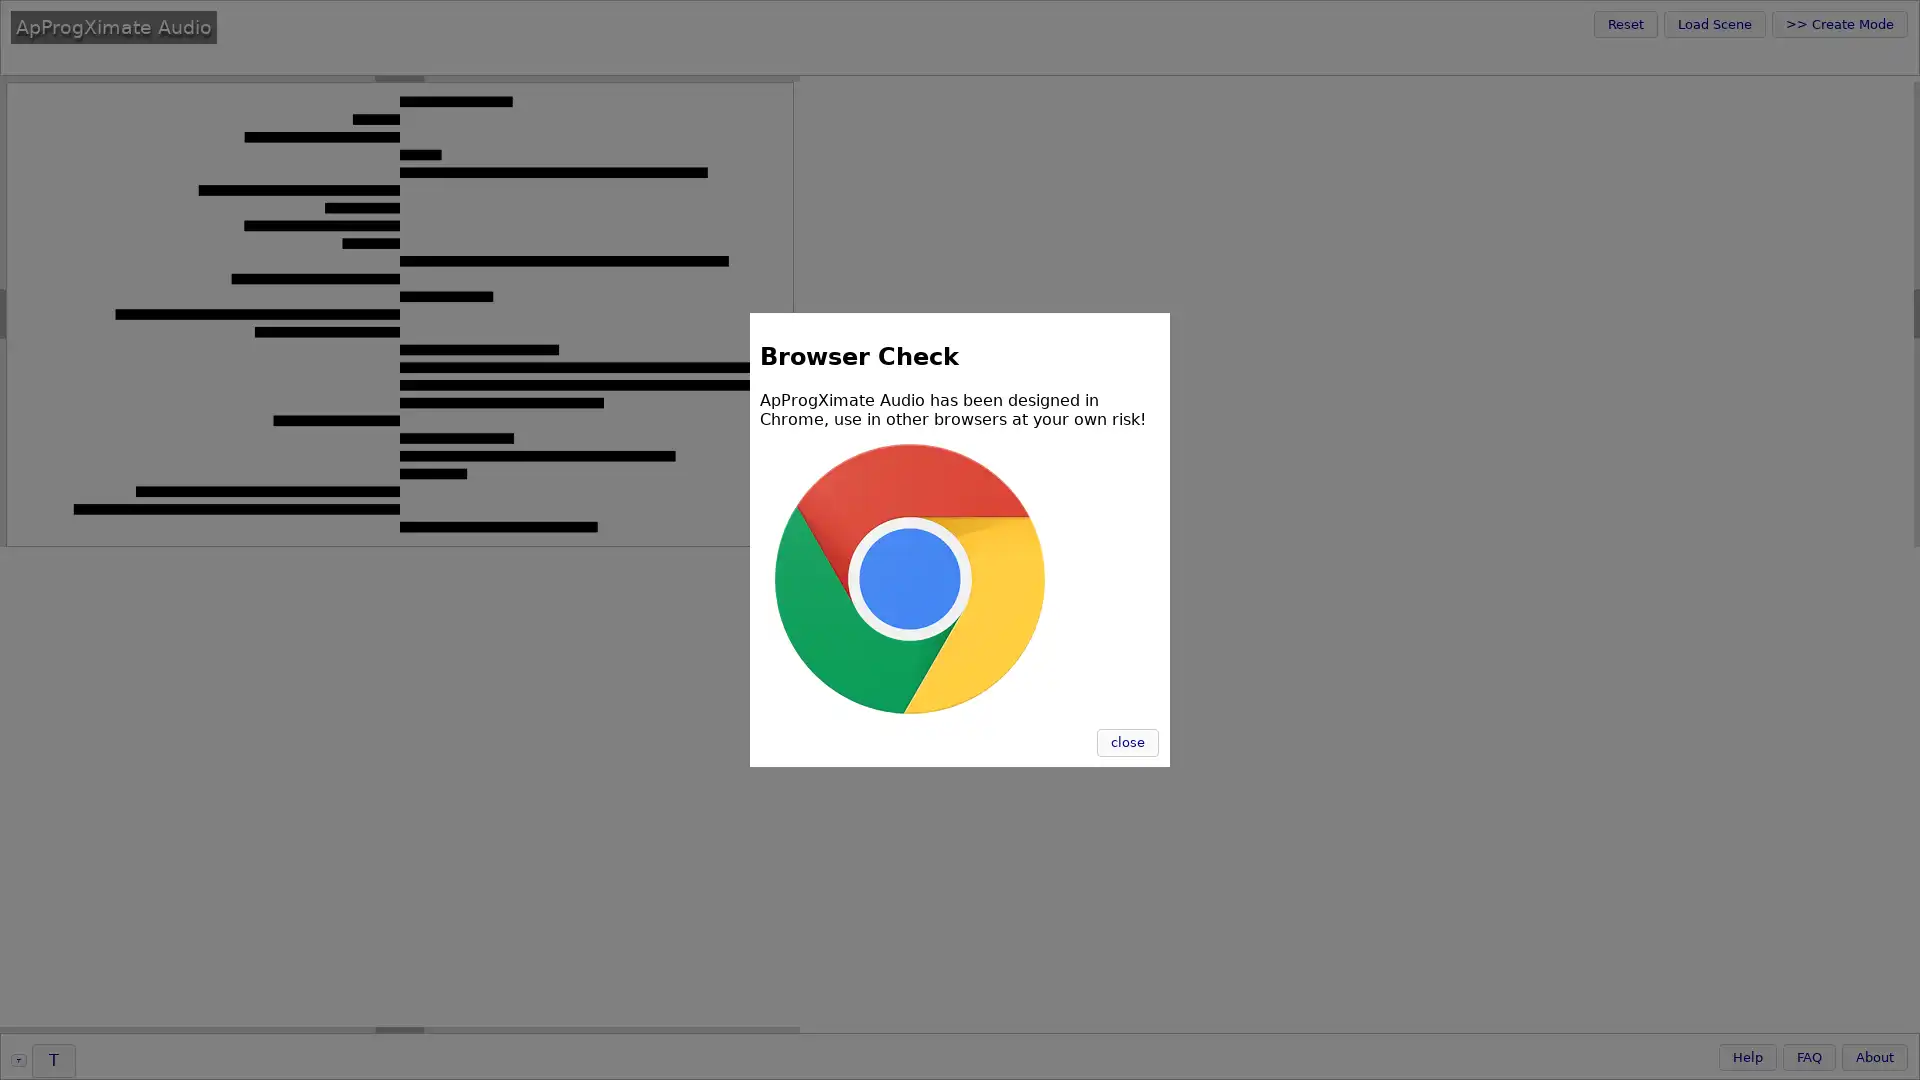 The image size is (1920, 1080). I want to click on FAQ, so click(1809, 1047).